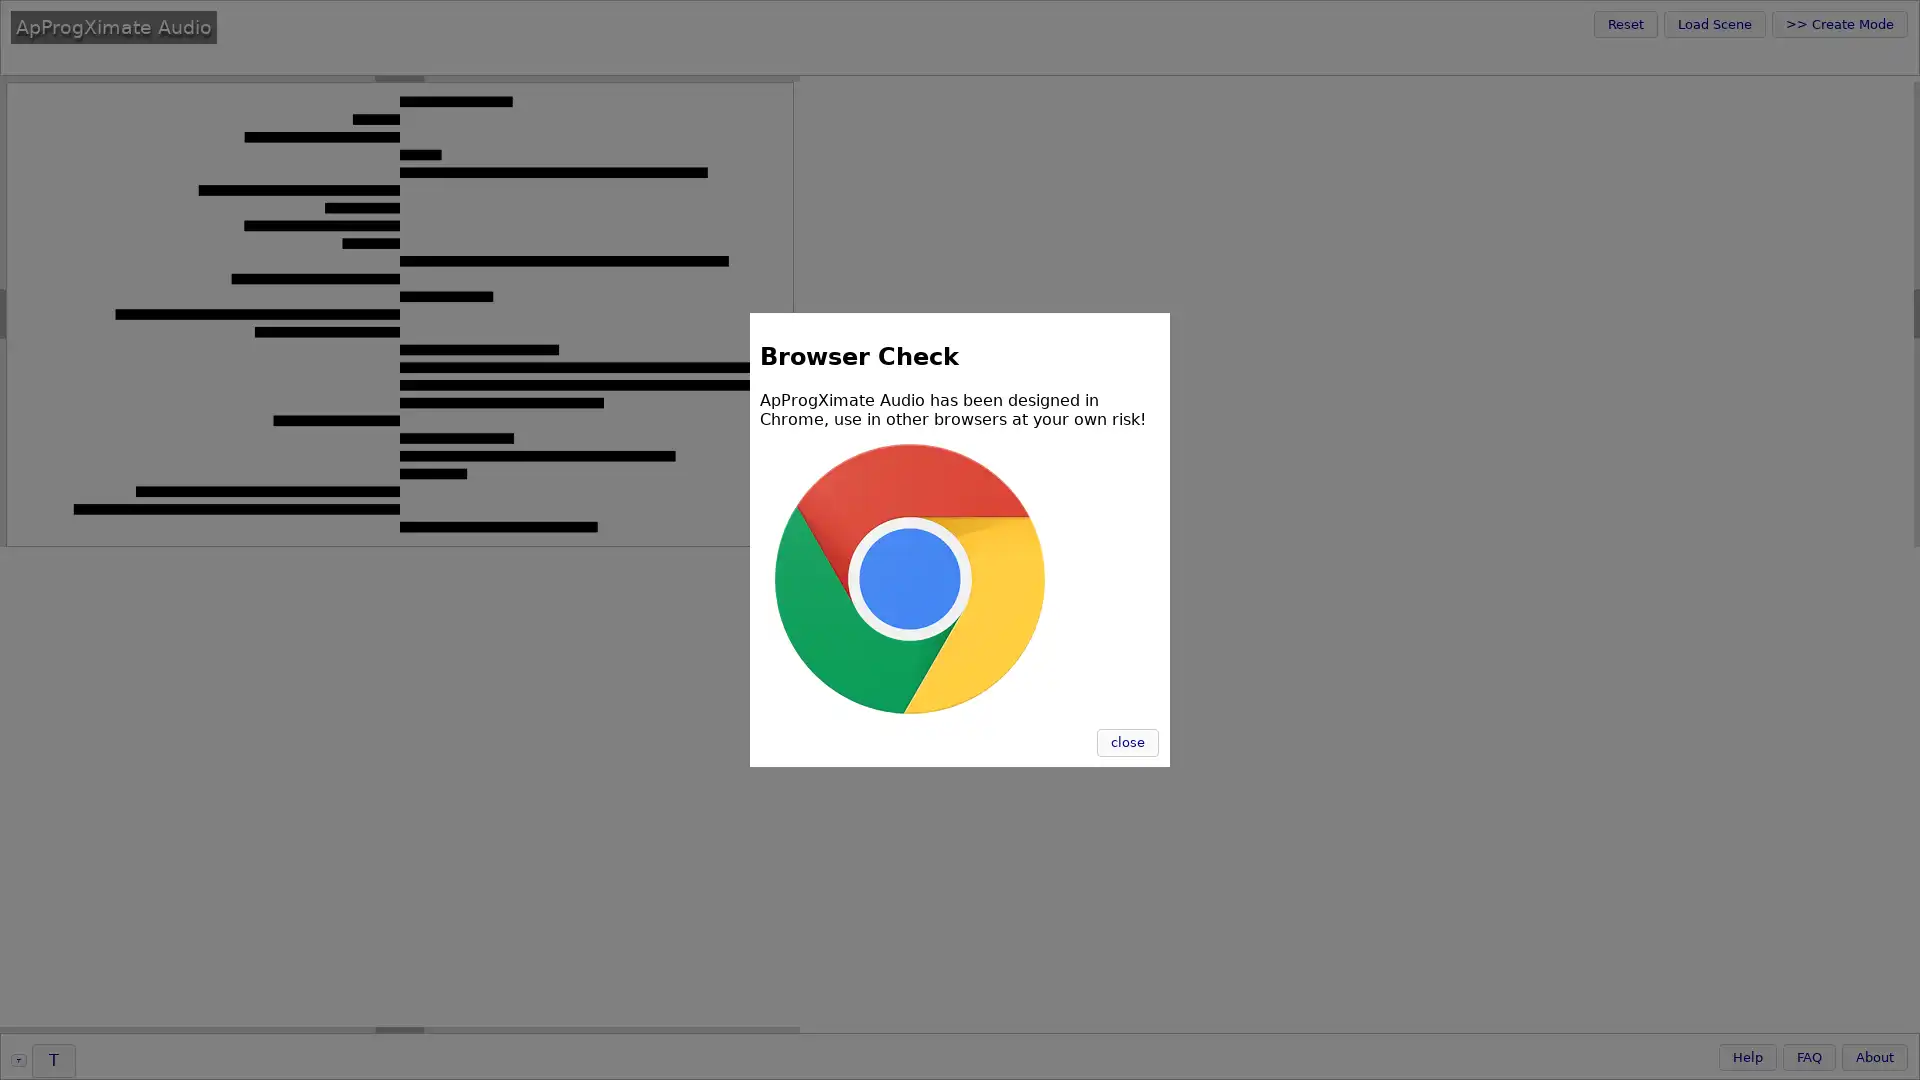 The image size is (1920, 1080). I want to click on FAQ, so click(1809, 1047).